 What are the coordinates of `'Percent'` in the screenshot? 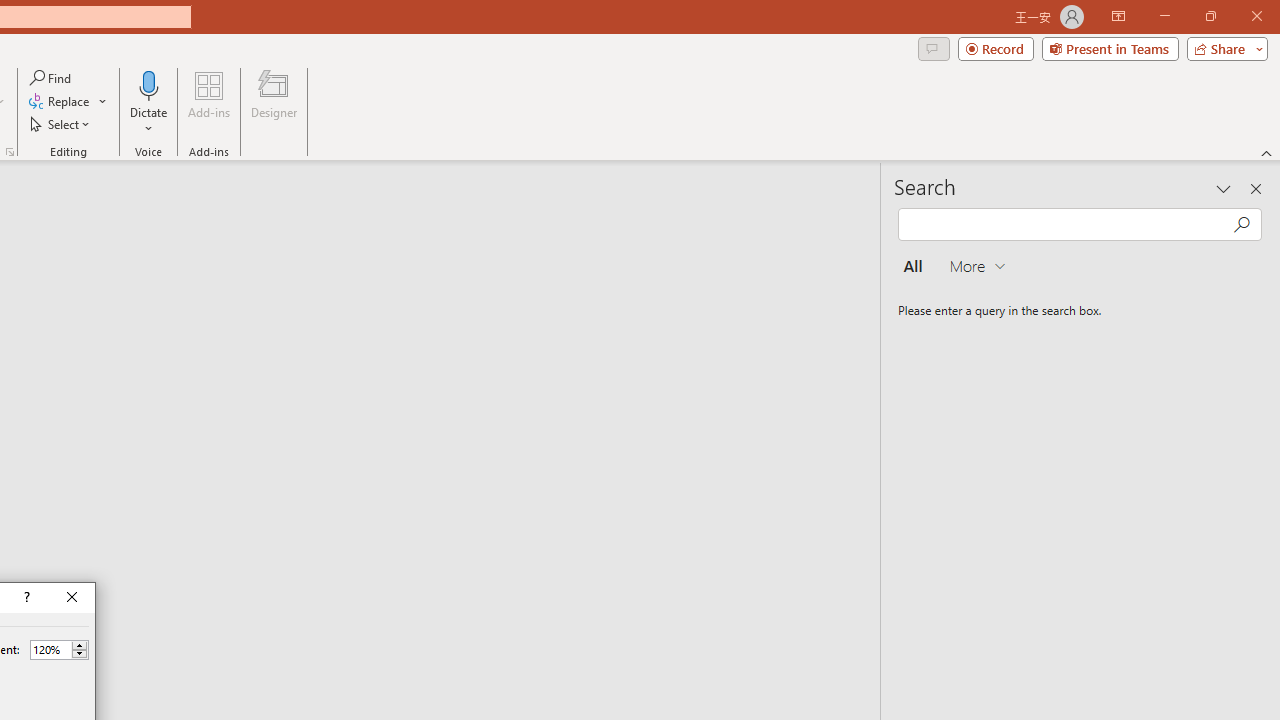 It's located at (59, 650).